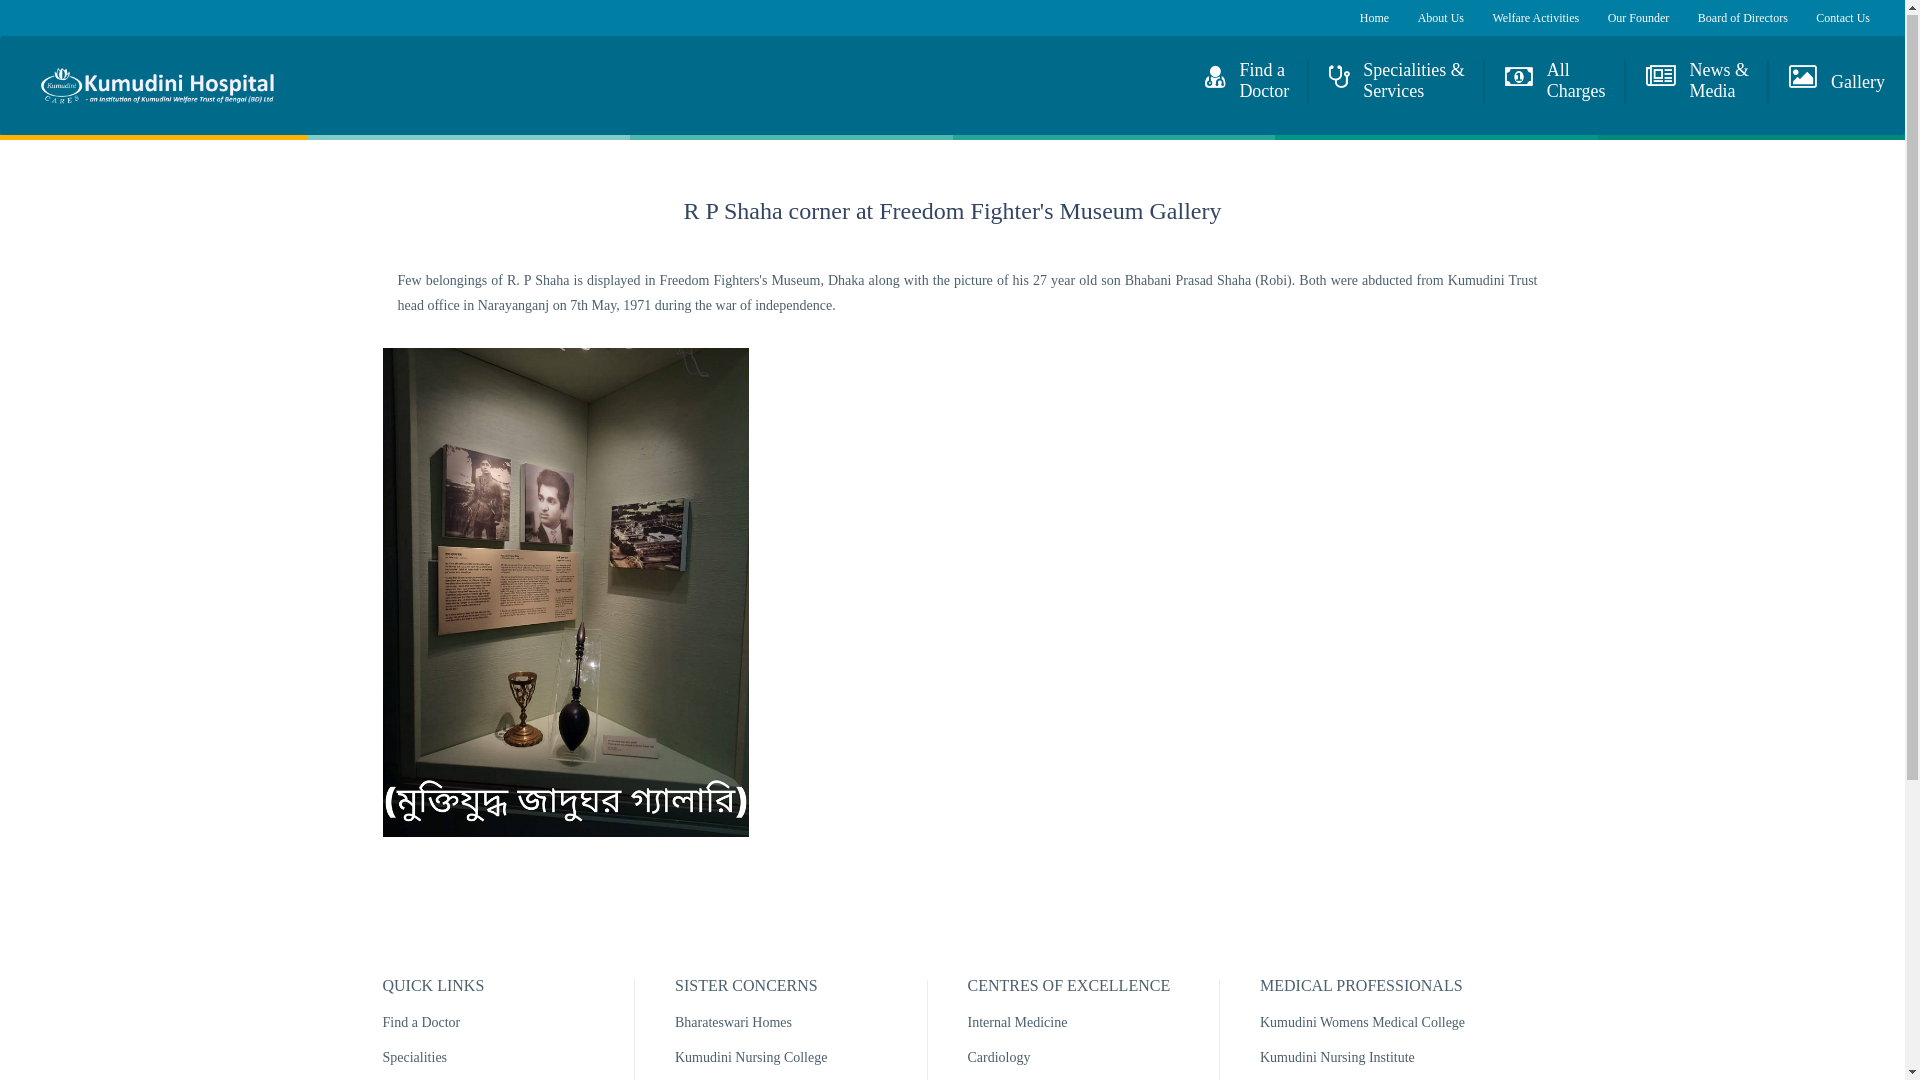  Describe the element at coordinates (57, 0) in the screenshot. I see `'Skip to main content'` at that location.